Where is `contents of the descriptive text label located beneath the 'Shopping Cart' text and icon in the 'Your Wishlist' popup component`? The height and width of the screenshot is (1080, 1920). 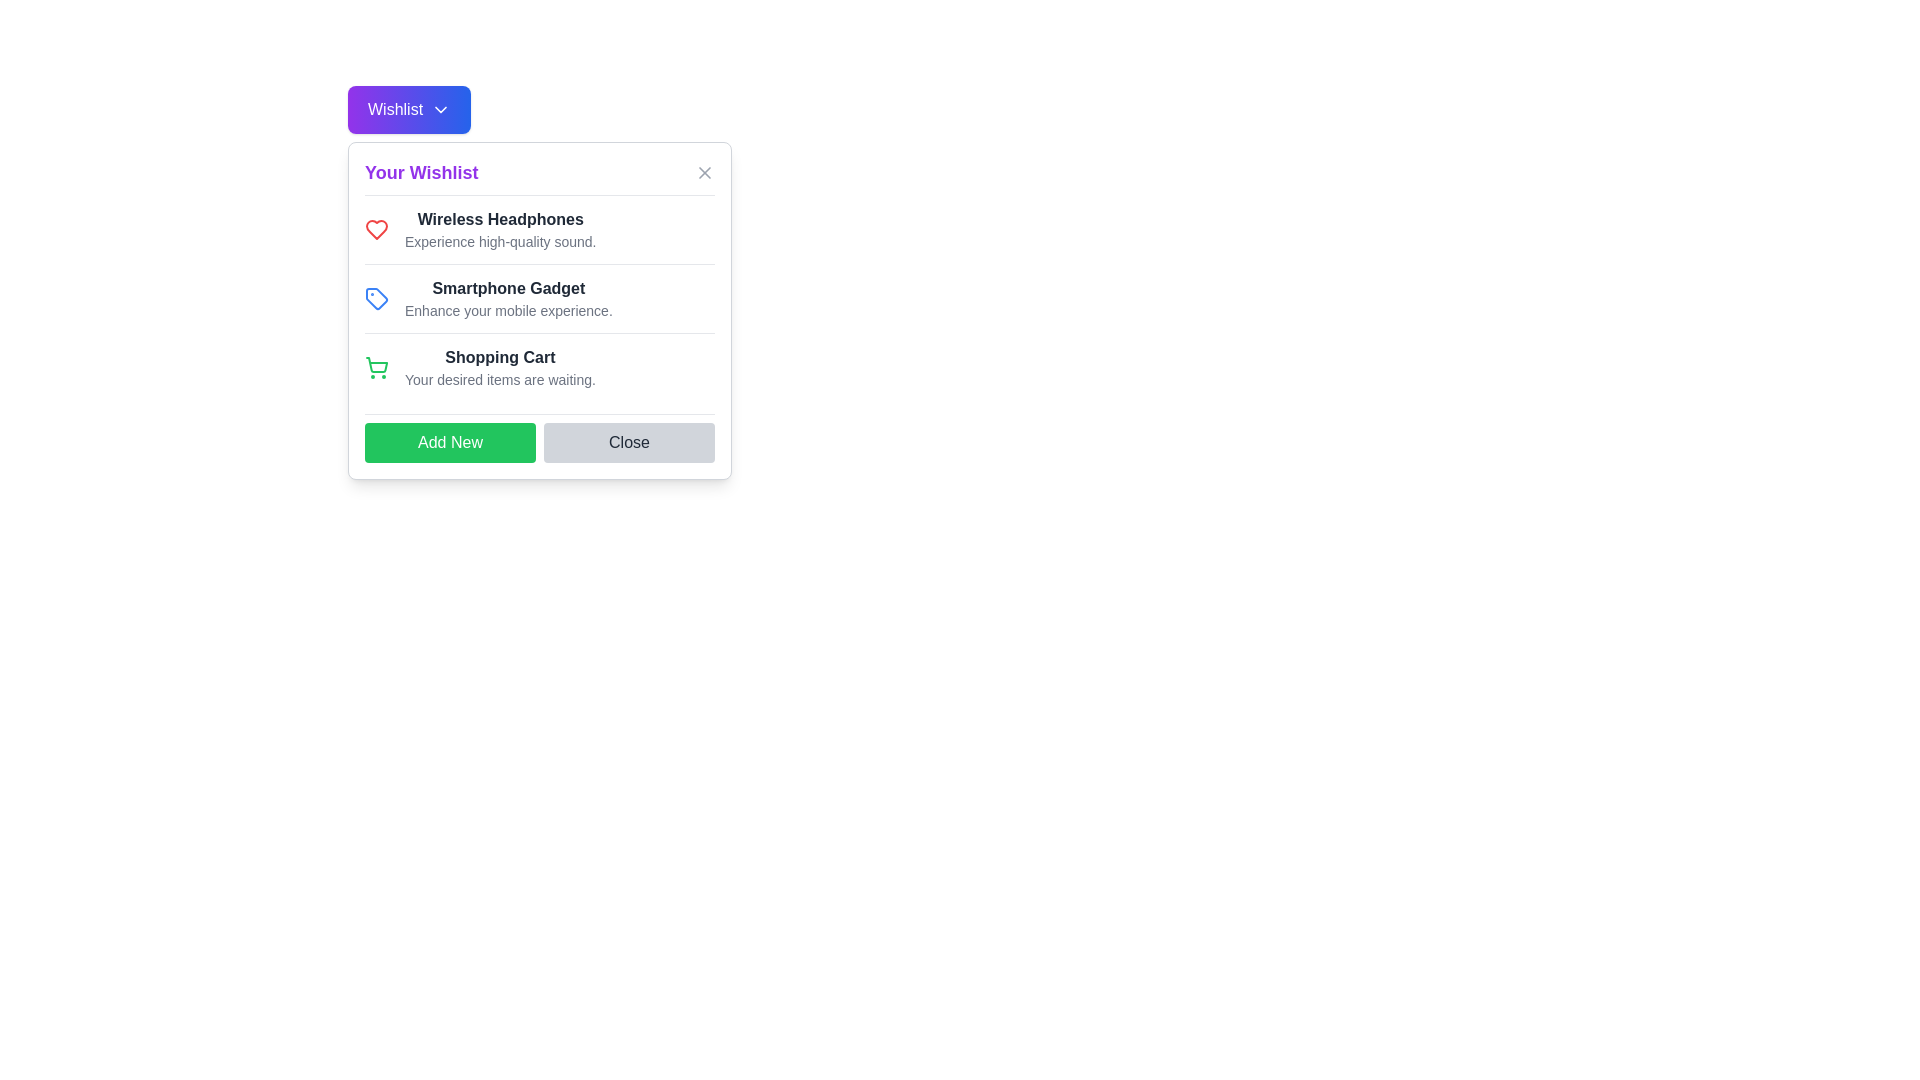 contents of the descriptive text label located beneath the 'Shopping Cart' text and icon in the 'Your Wishlist' popup component is located at coordinates (500, 380).